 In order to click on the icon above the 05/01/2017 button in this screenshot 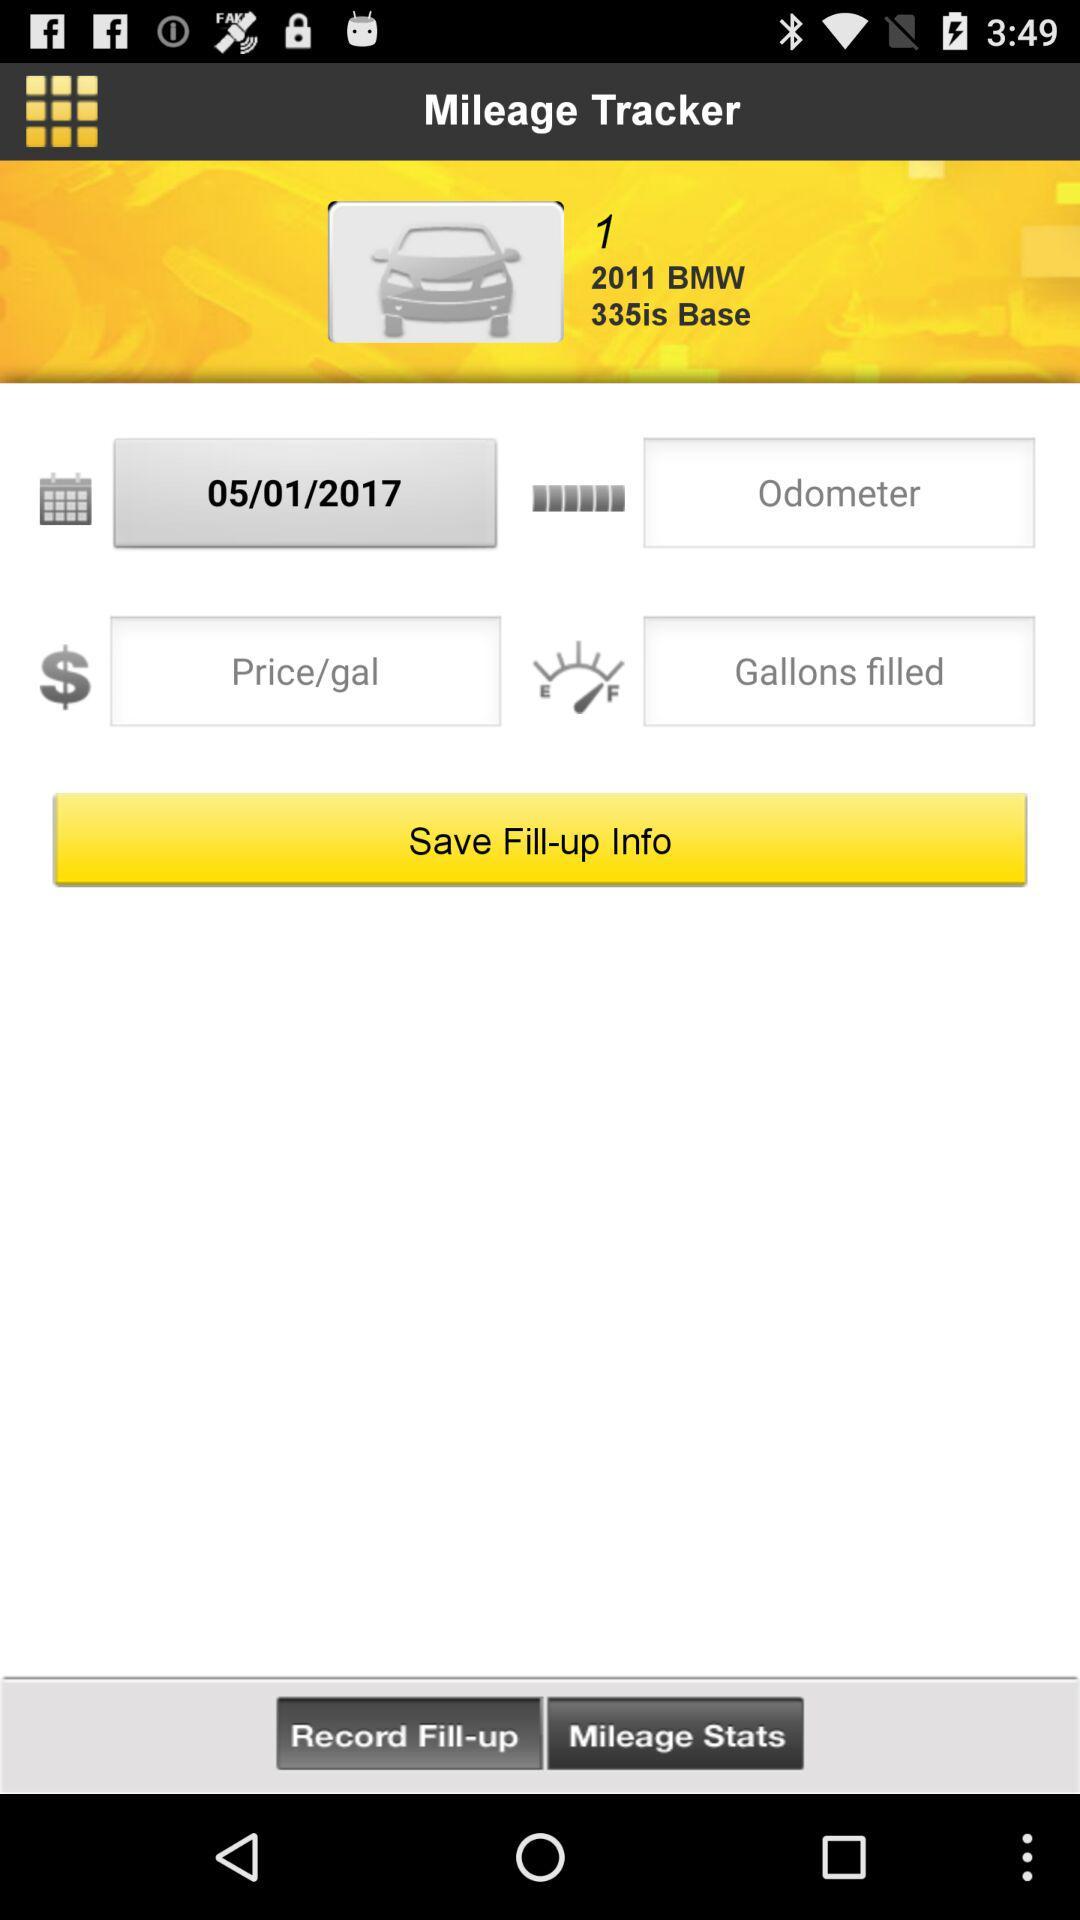, I will do `click(444, 270)`.